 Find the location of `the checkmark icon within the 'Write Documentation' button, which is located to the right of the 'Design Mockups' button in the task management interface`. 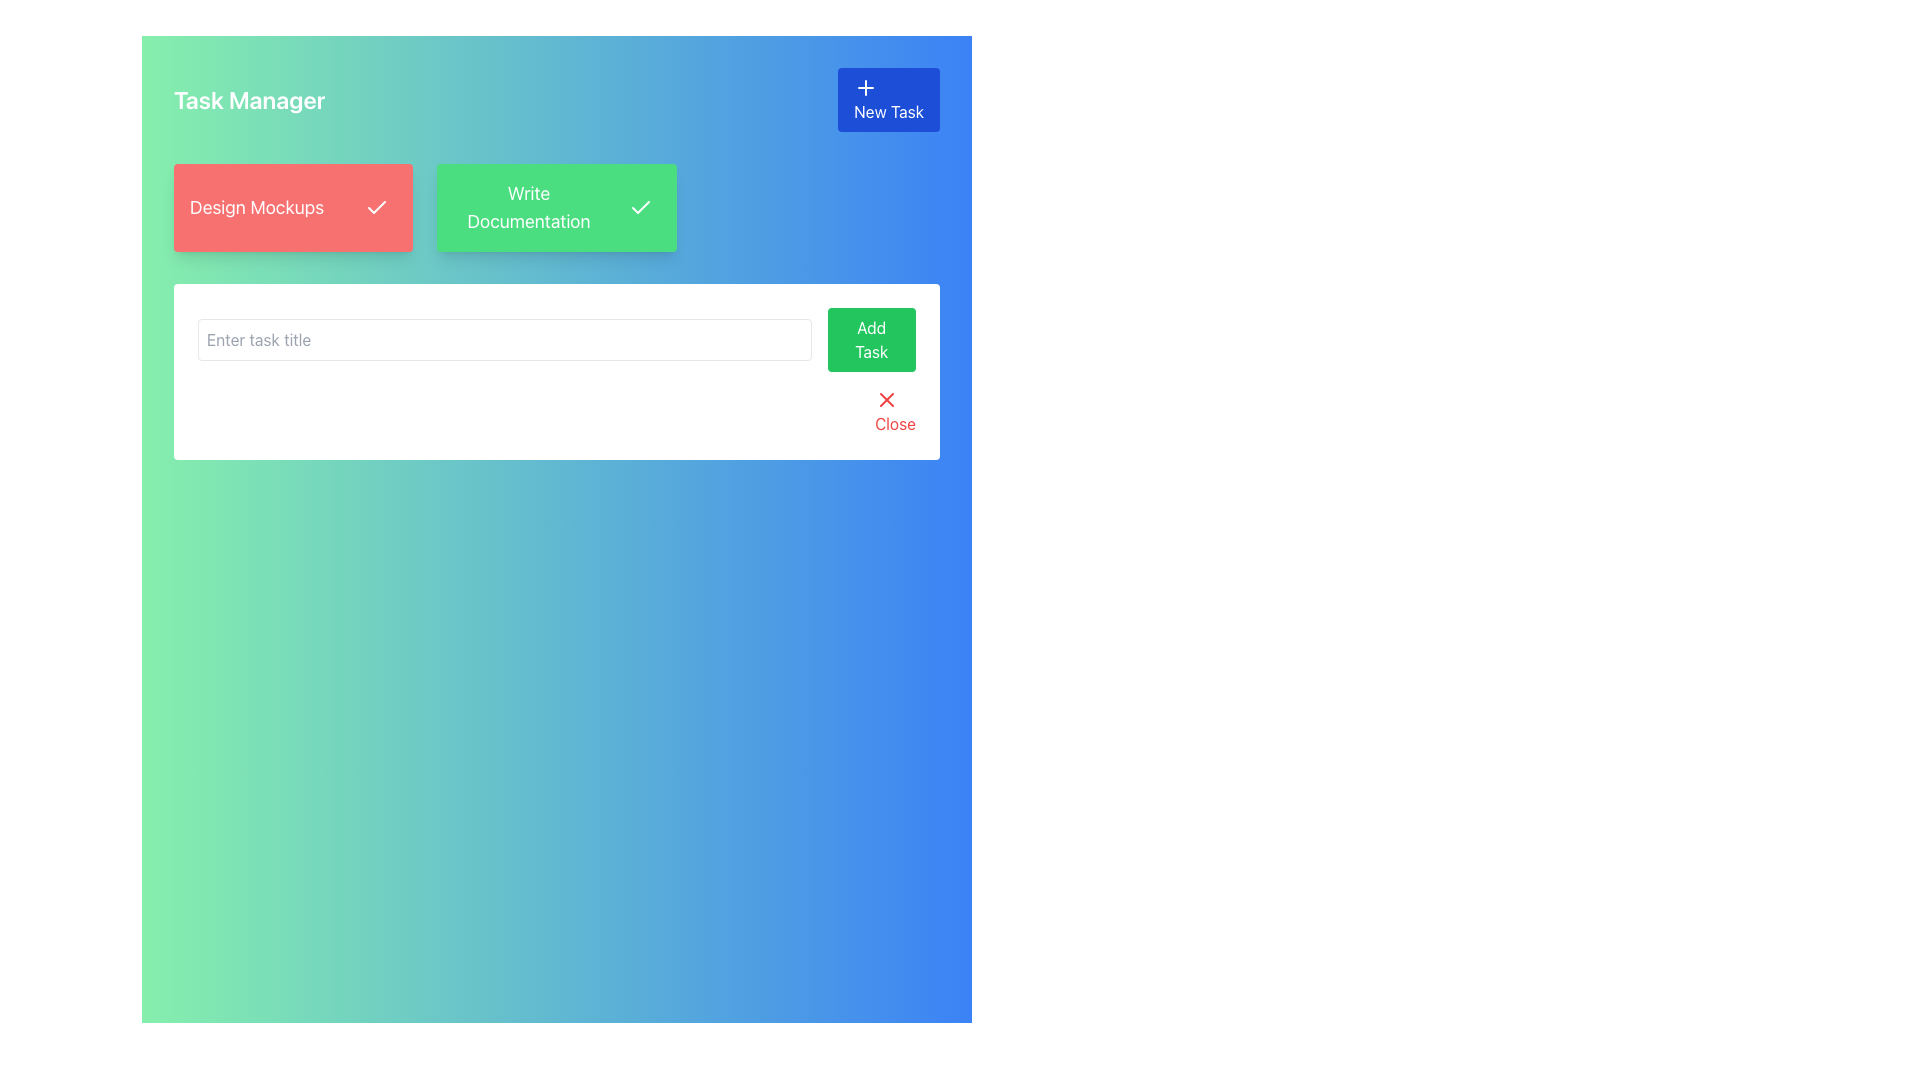

the checkmark icon within the 'Write Documentation' button, which is located to the right of the 'Design Mockups' button in the task management interface is located at coordinates (640, 208).